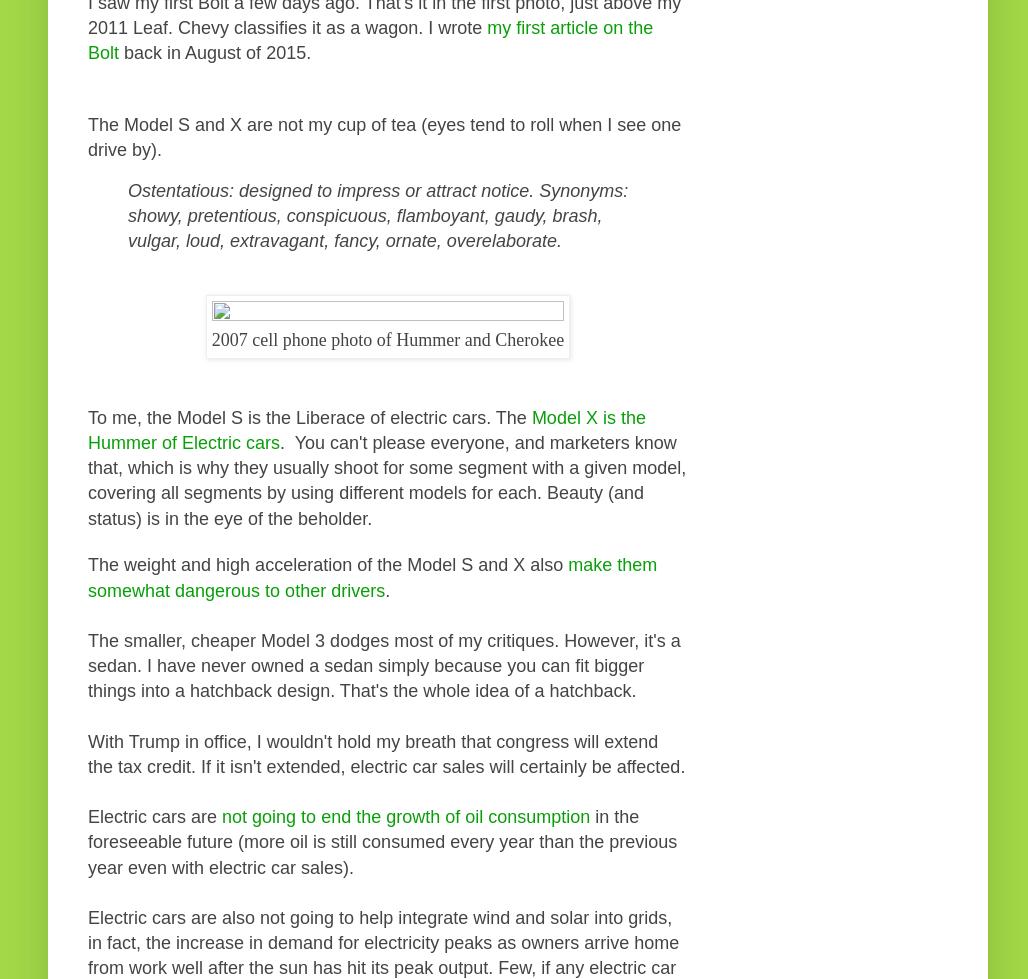 The image size is (1028, 979). I want to click on 'With Trump in office, I wouldn't hold my breath that congress will extend the tax credit. If it isn't extended, electric car sales will certainly be affected.', so click(86, 752).